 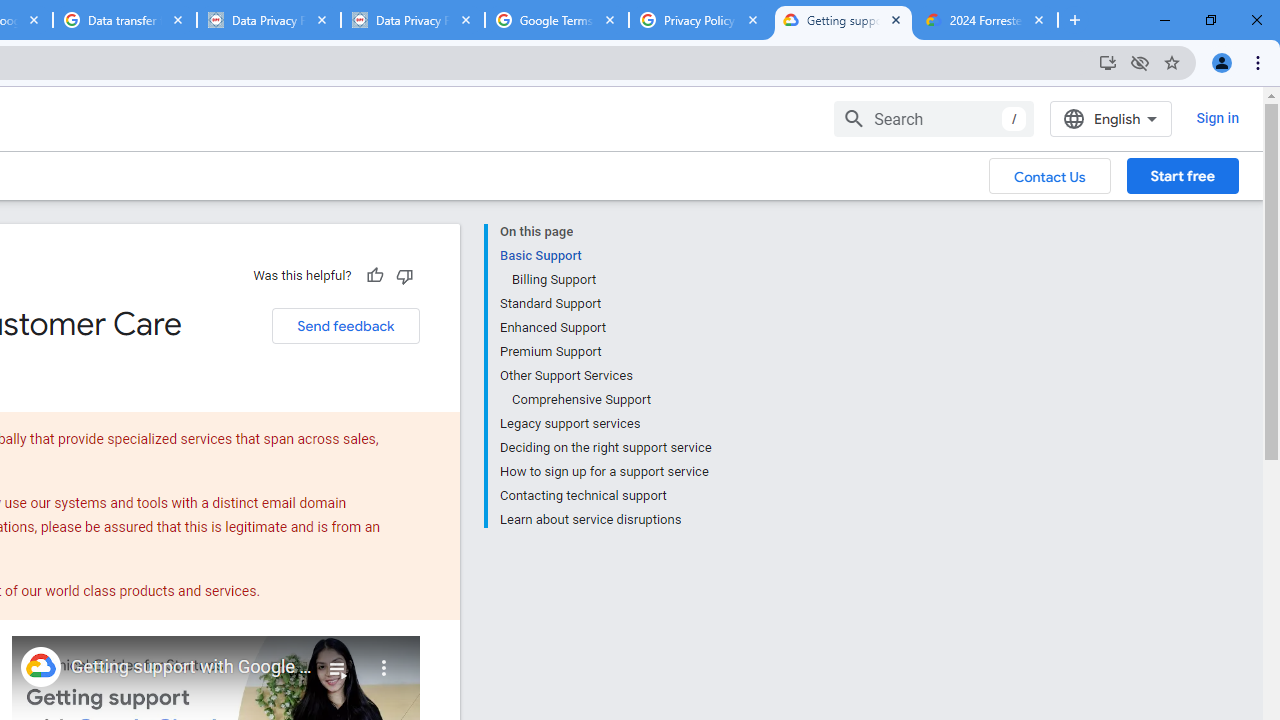 I want to click on 'Contact Us', so click(x=1049, y=174).